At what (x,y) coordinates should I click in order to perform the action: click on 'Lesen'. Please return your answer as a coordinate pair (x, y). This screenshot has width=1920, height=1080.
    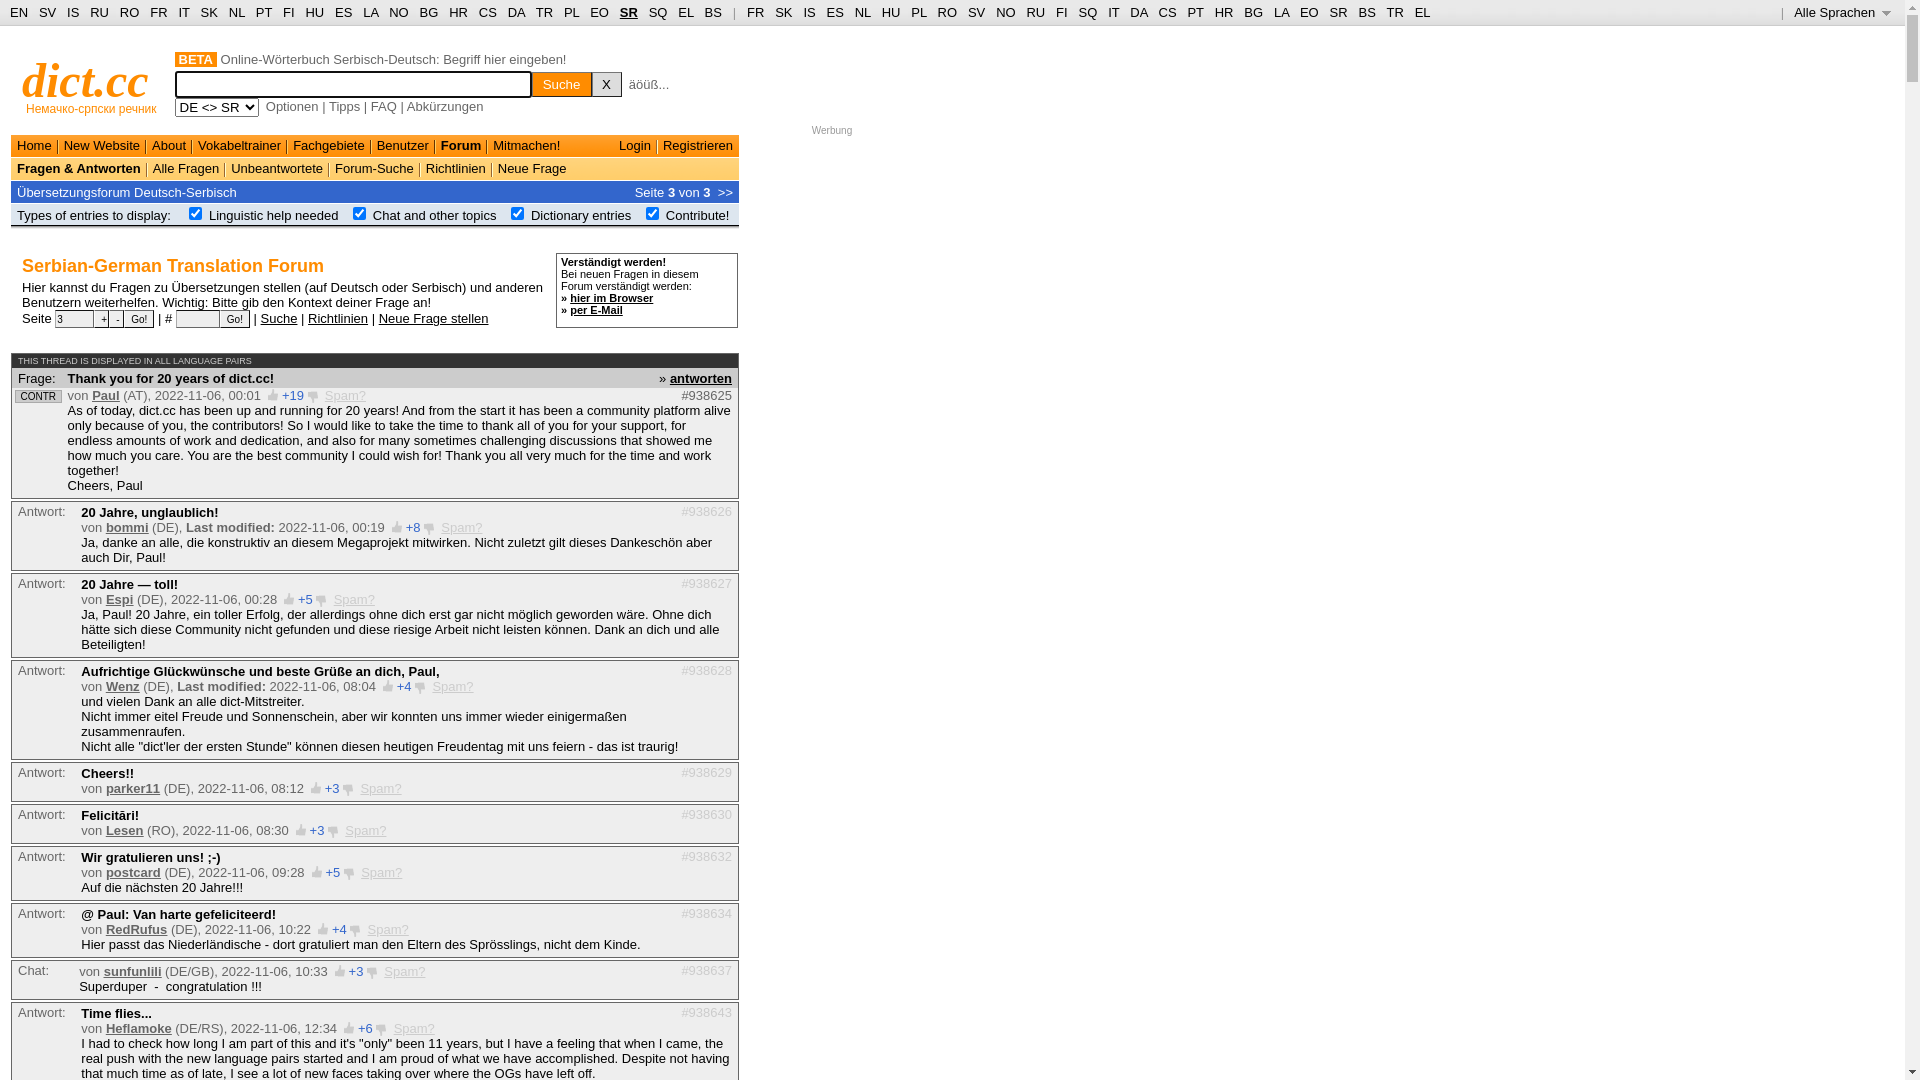
    Looking at the image, I should click on (104, 830).